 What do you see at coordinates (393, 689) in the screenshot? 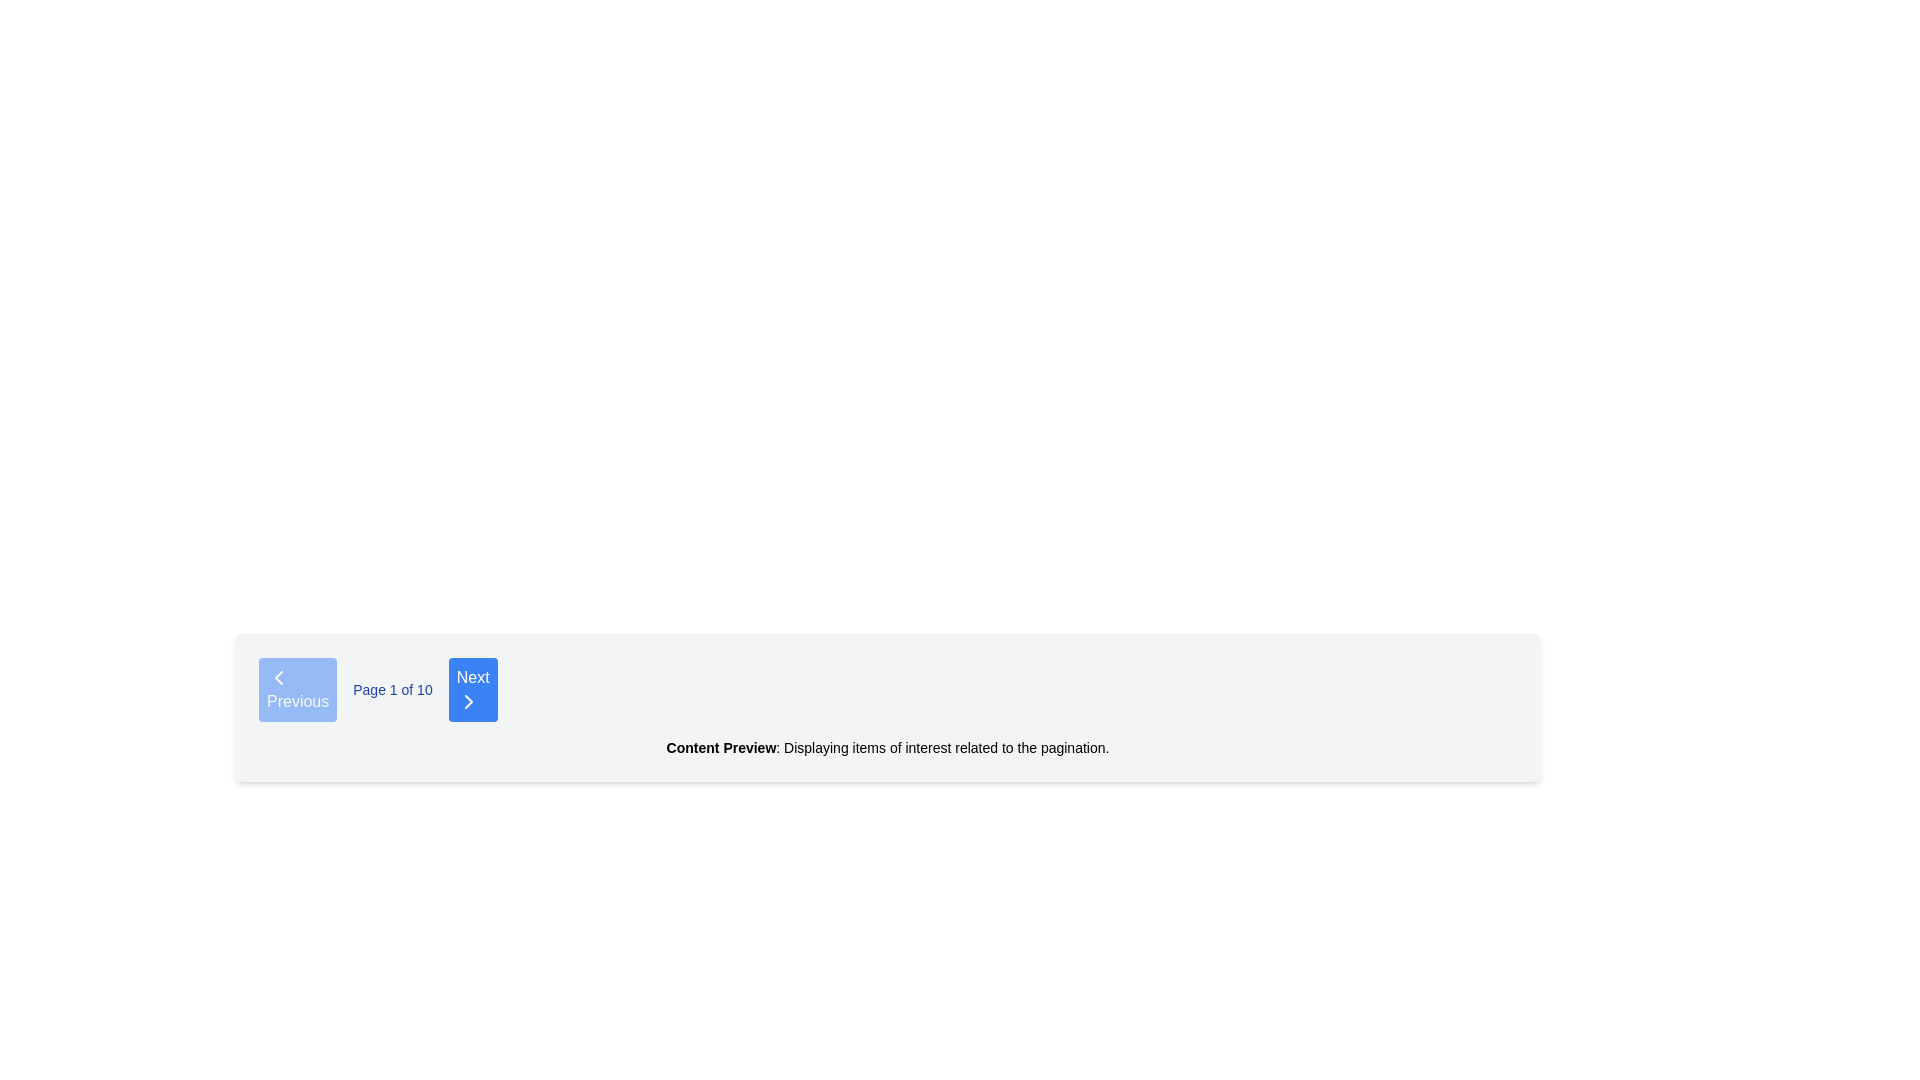
I see `the text element displaying 'Page 1 of 10', which is centrally located between the 'Previous' and 'Next' buttons in the pagination component` at bounding box center [393, 689].